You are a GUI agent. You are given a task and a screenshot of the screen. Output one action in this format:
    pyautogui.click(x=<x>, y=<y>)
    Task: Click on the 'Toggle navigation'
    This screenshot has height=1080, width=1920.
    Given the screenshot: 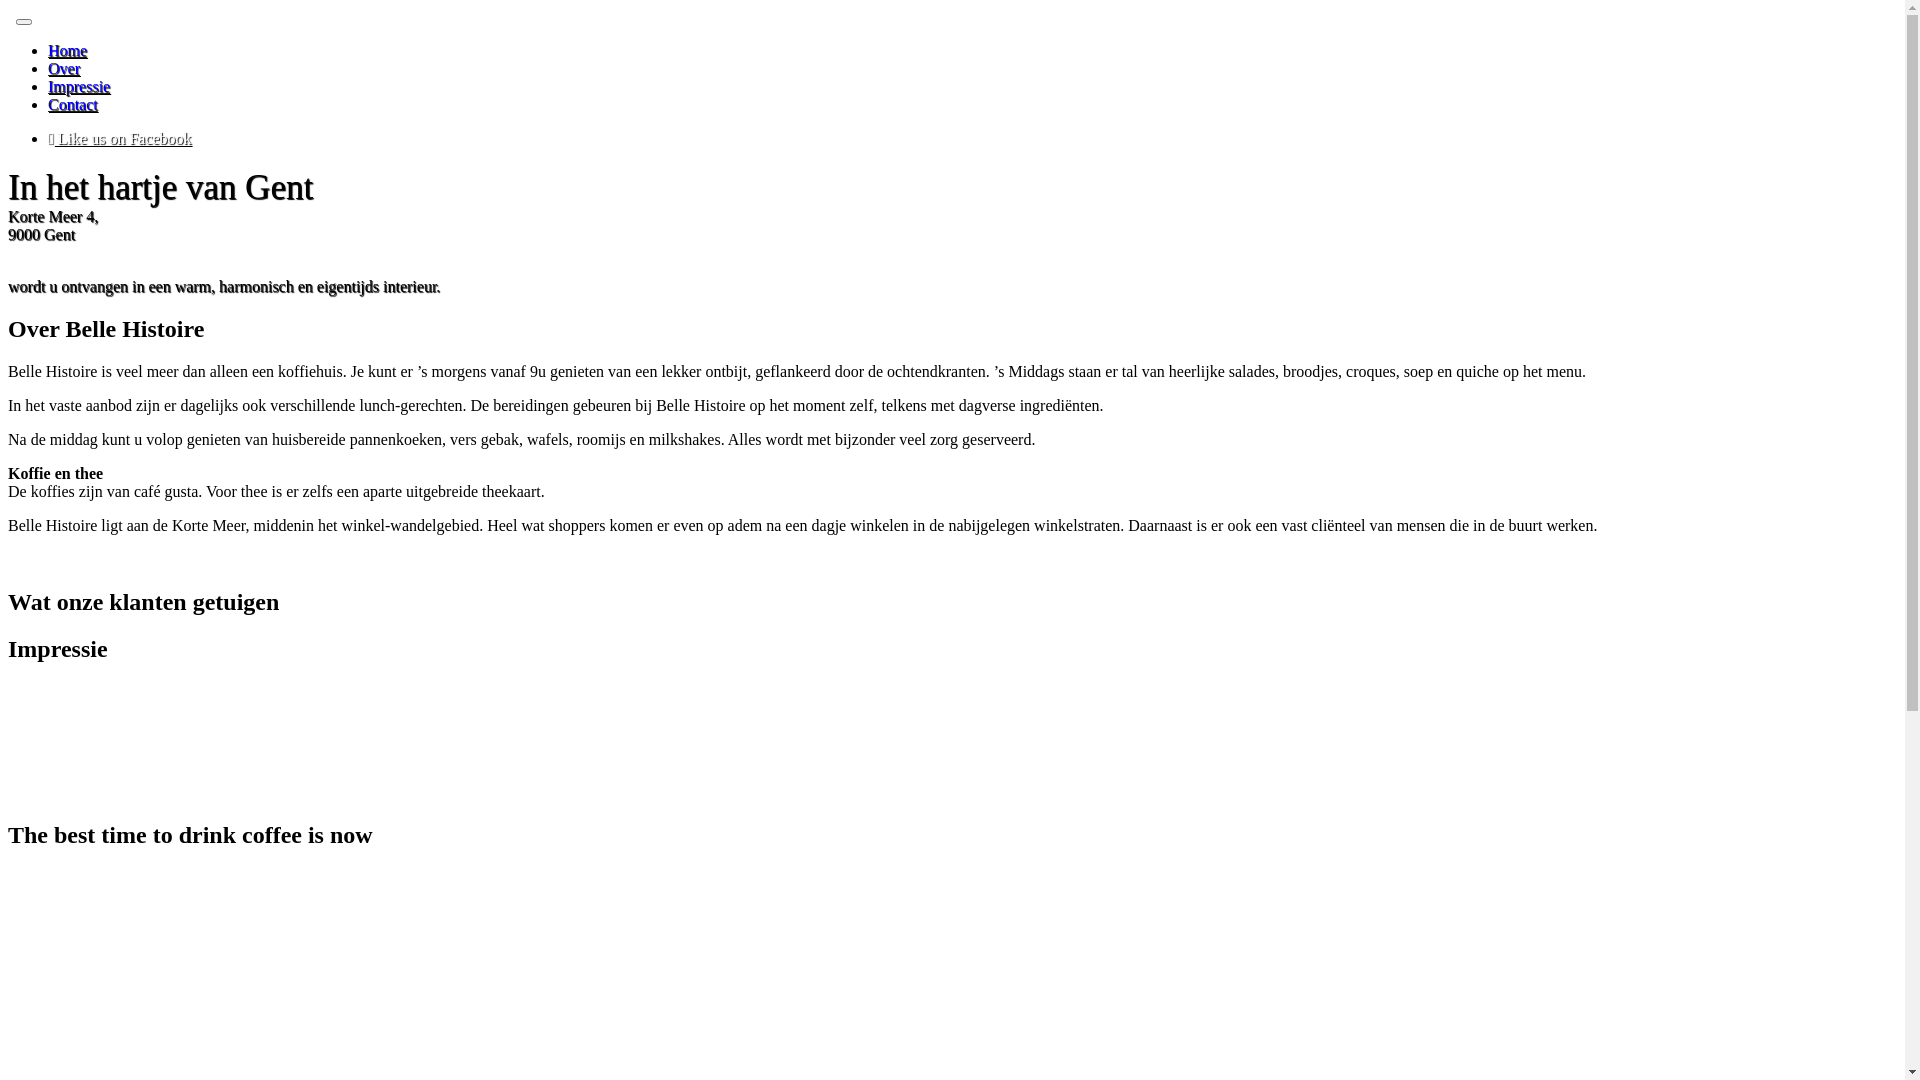 What is the action you would take?
    pyautogui.click(x=24, y=22)
    